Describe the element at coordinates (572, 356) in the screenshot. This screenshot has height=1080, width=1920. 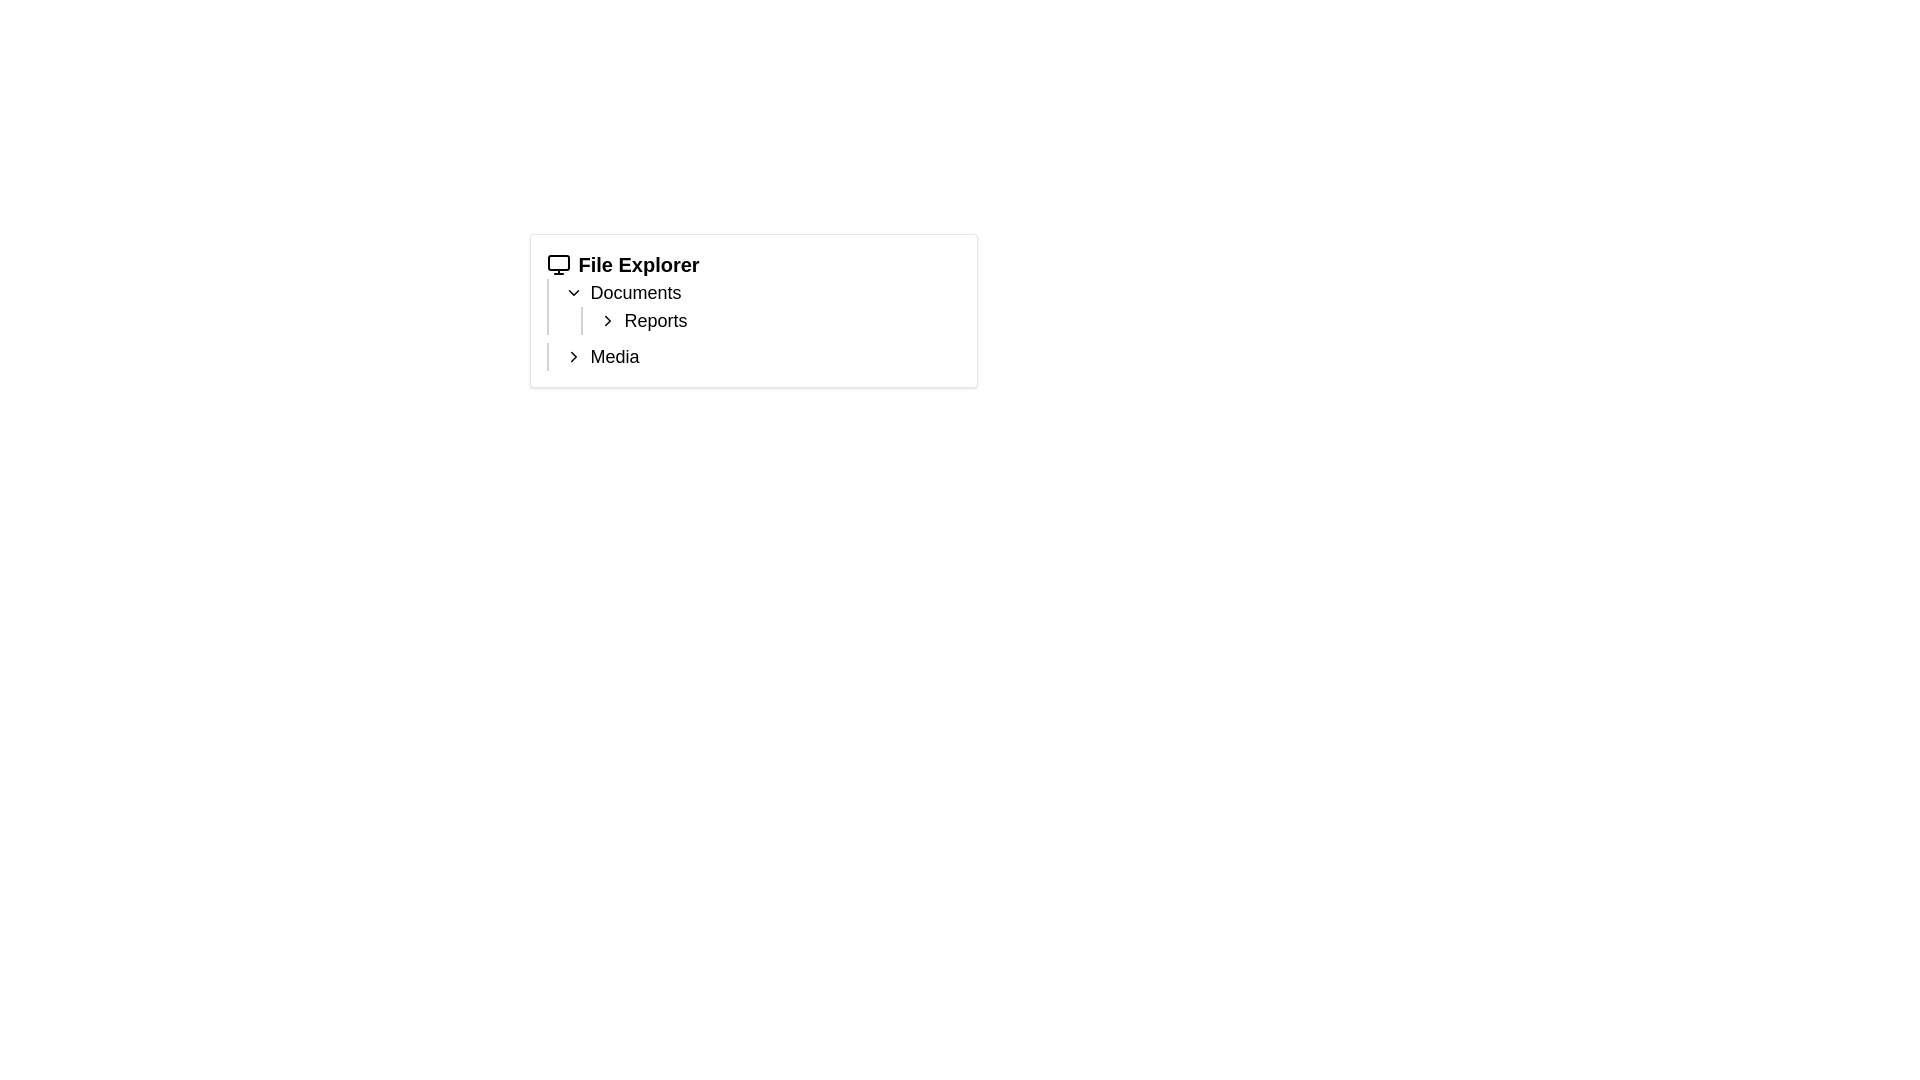
I see `the Chevron icon located to the left of the 'Media' text label` at that location.